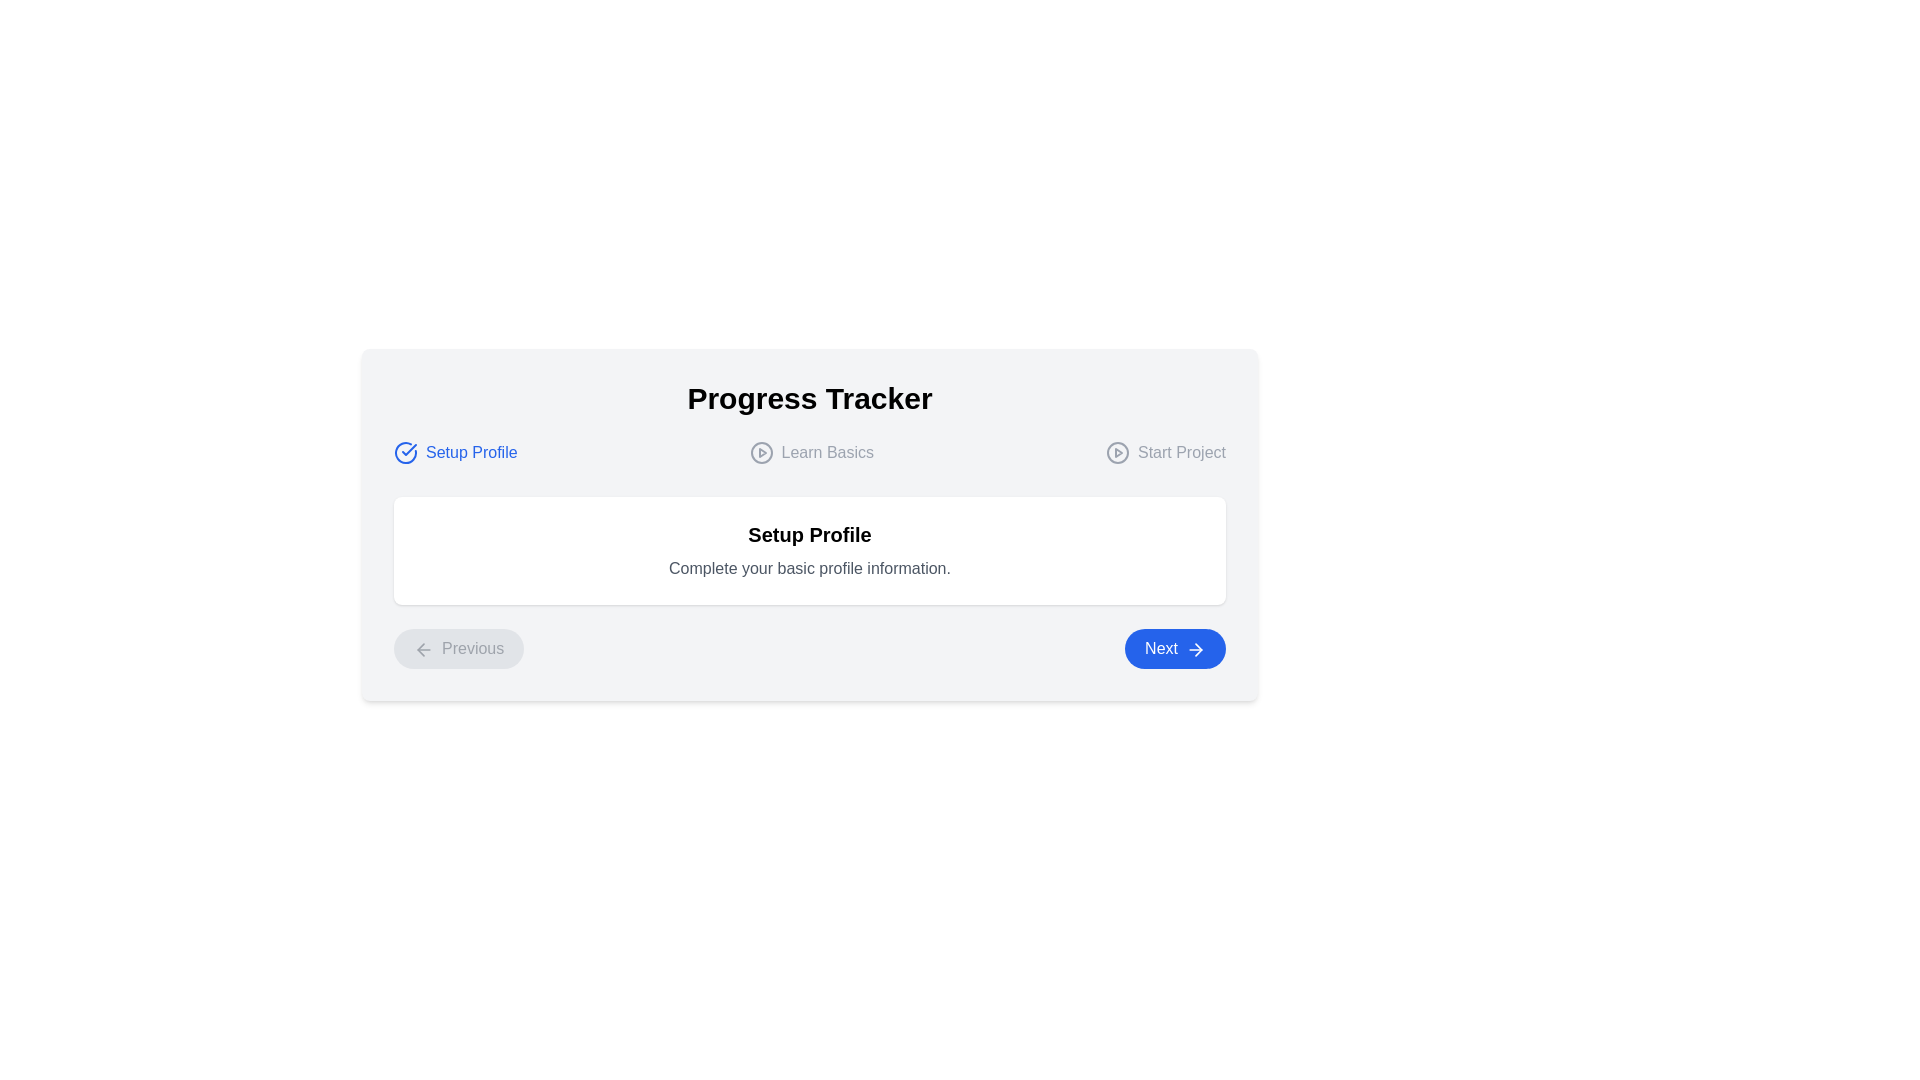 The width and height of the screenshot is (1920, 1080). Describe the element at coordinates (1175, 648) in the screenshot. I see `the 'Next' button to navigate to the next task` at that location.